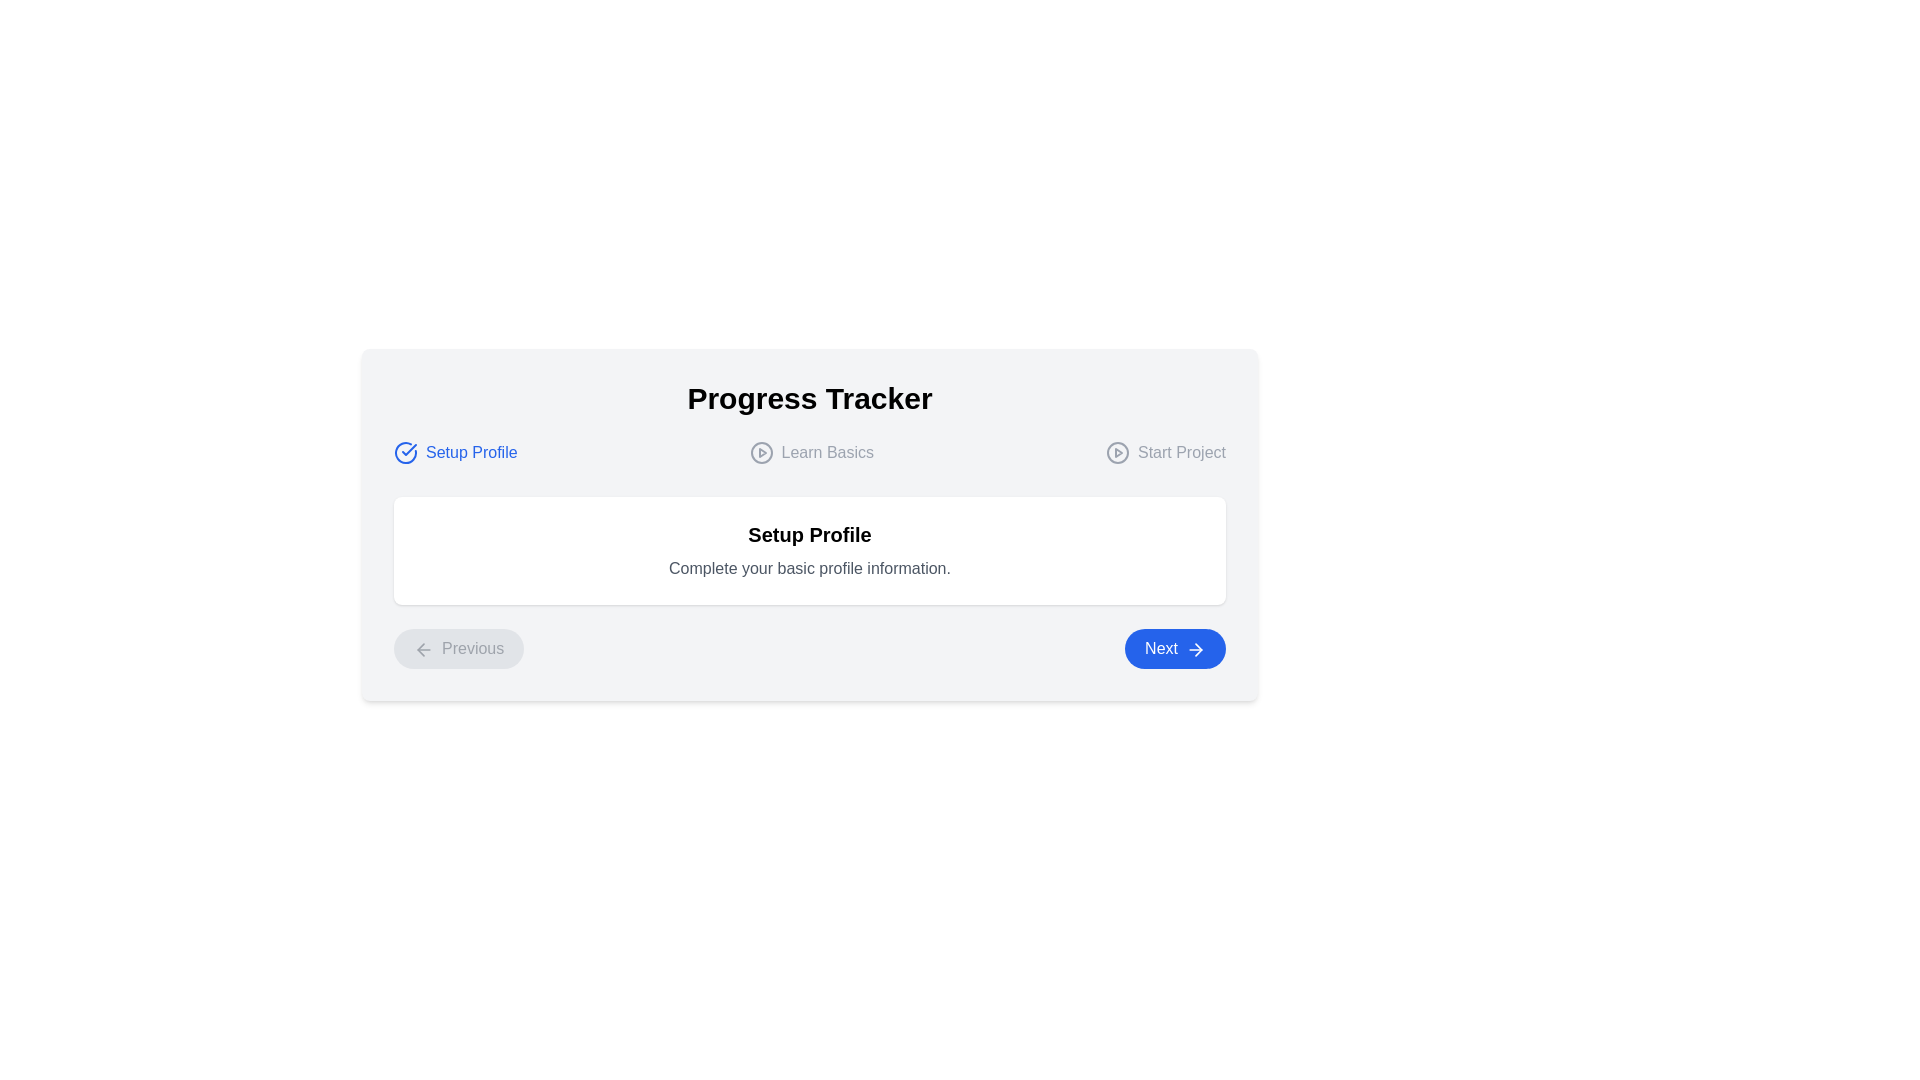 The width and height of the screenshot is (1920, 1080). Describe the element at coordinates (1175, 648) in the screenshot. I see `the 'Next' button to navigate to the next task` at that location.